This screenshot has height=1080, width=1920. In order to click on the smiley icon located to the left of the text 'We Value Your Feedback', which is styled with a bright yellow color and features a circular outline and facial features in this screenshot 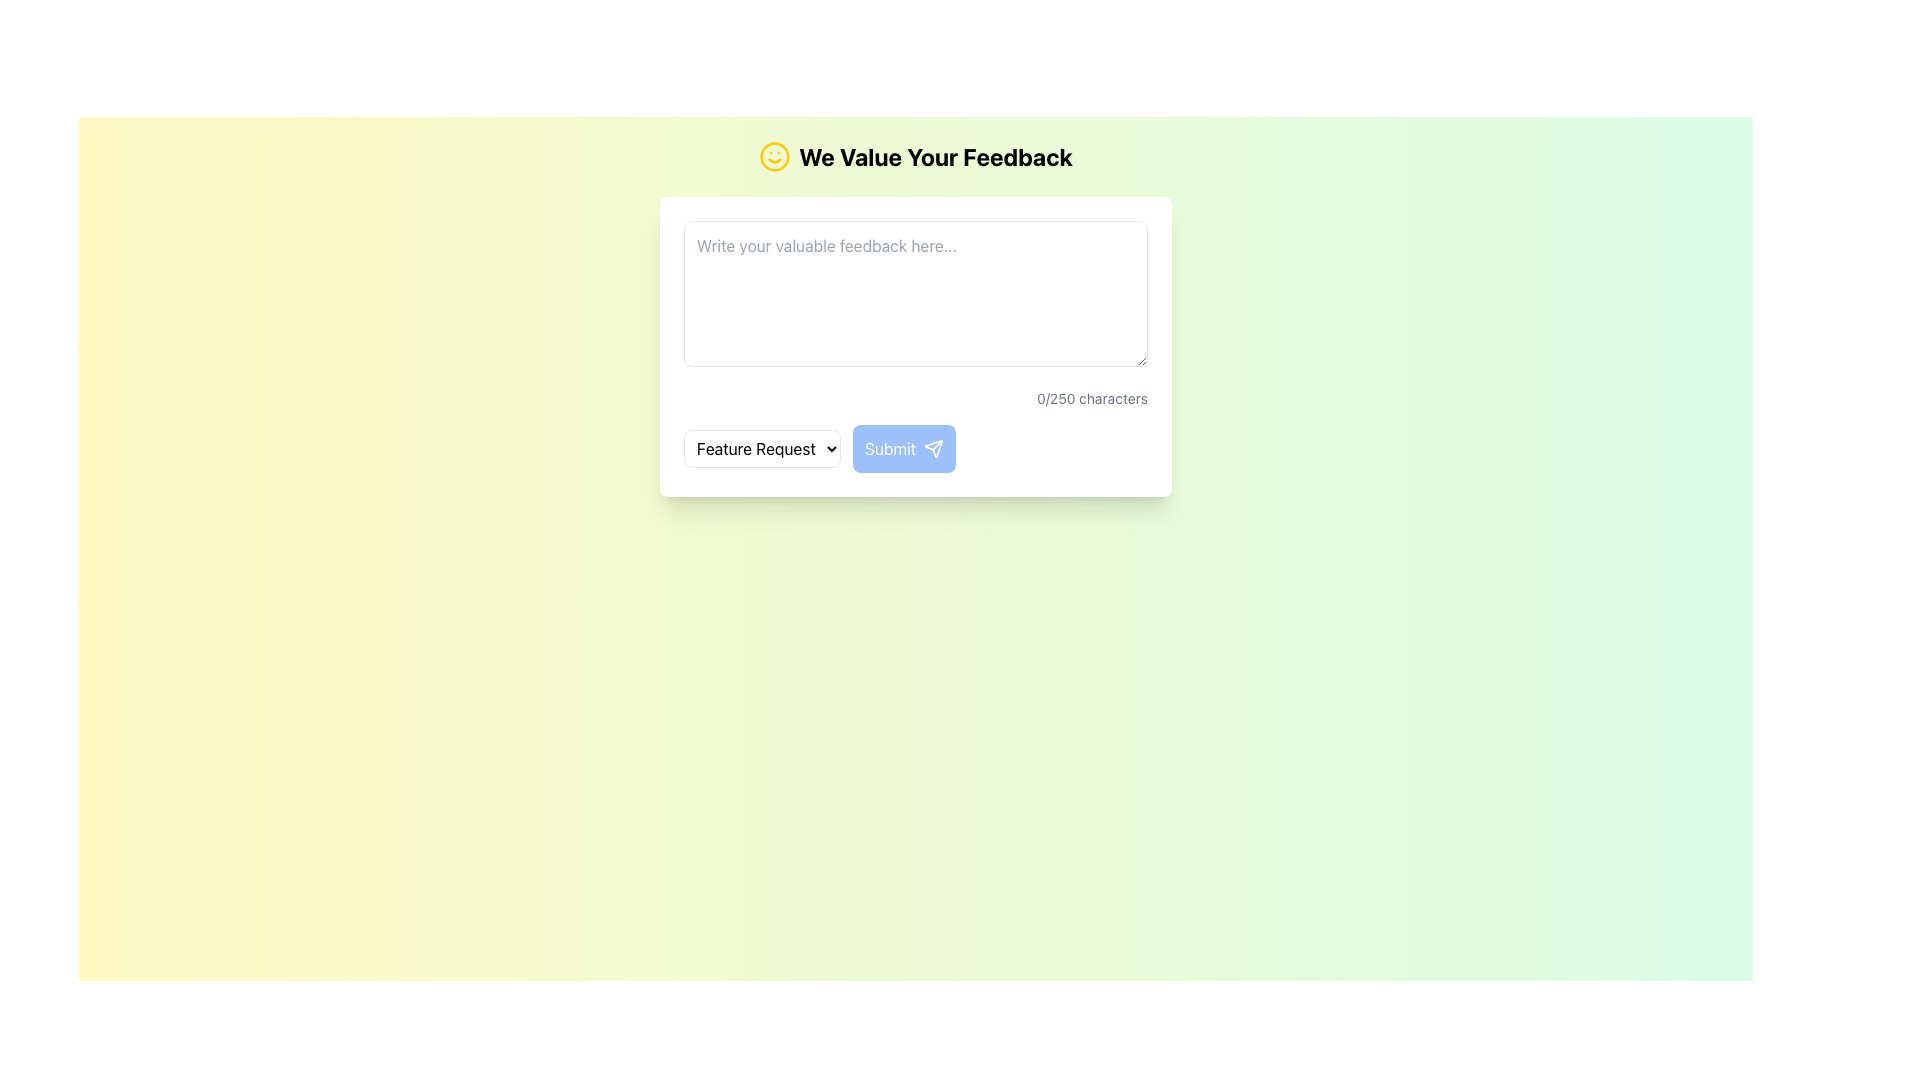, I will do `click(774, 156)`.